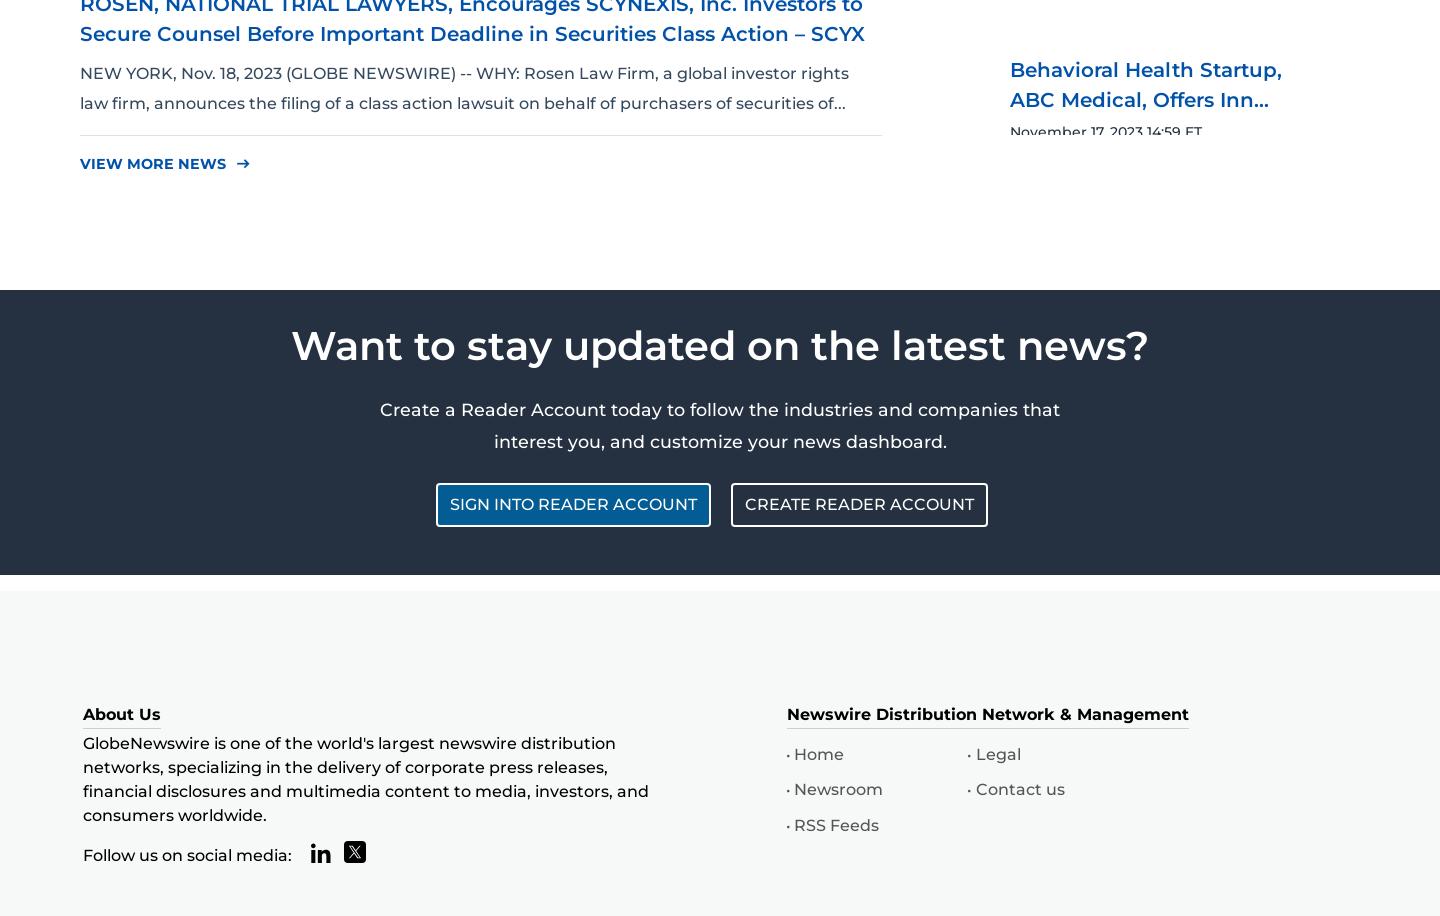 The image size is (1440, 916). What do you see at coordinates (573, 503) in the screenshot?
I see `'SIGN INTO READER ACCOUNT'` at bounding box center [573, 503].